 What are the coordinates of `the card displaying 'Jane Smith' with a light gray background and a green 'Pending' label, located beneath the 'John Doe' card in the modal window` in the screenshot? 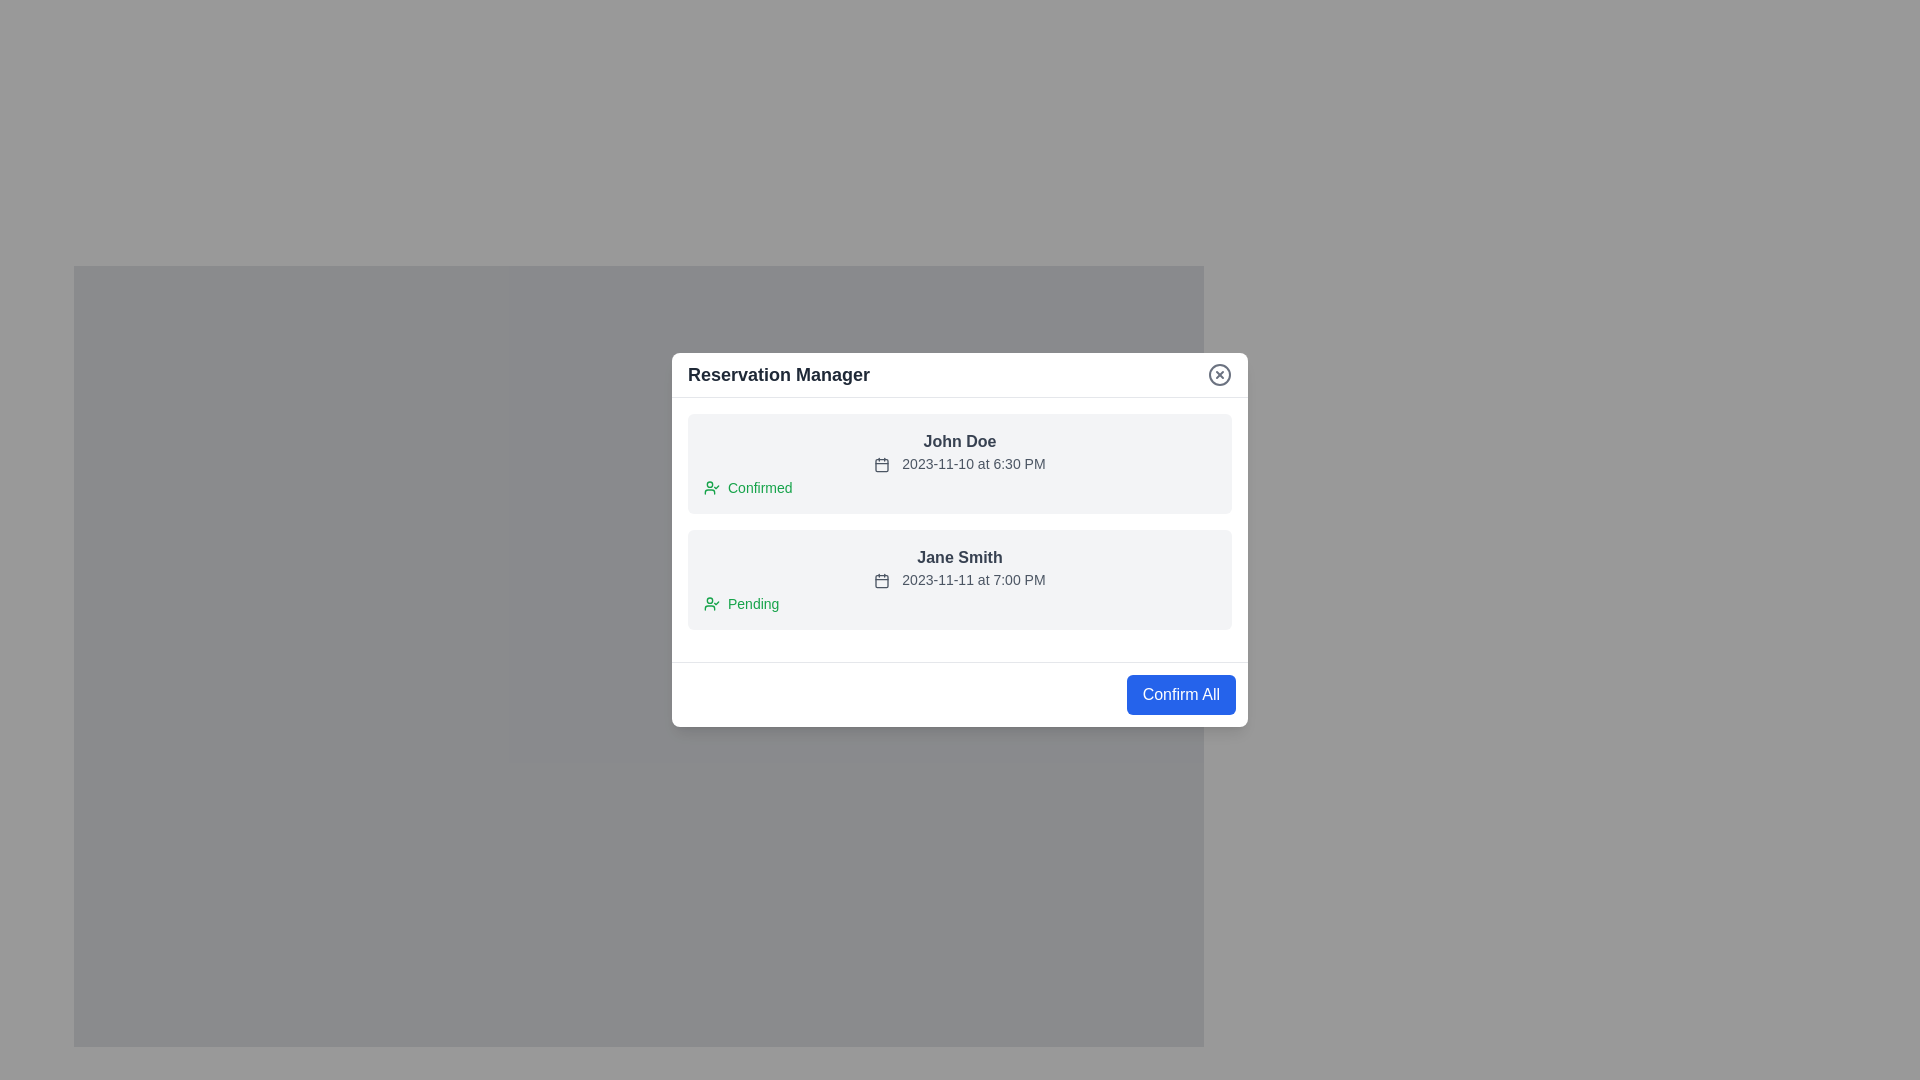 It's located at (960, 579).